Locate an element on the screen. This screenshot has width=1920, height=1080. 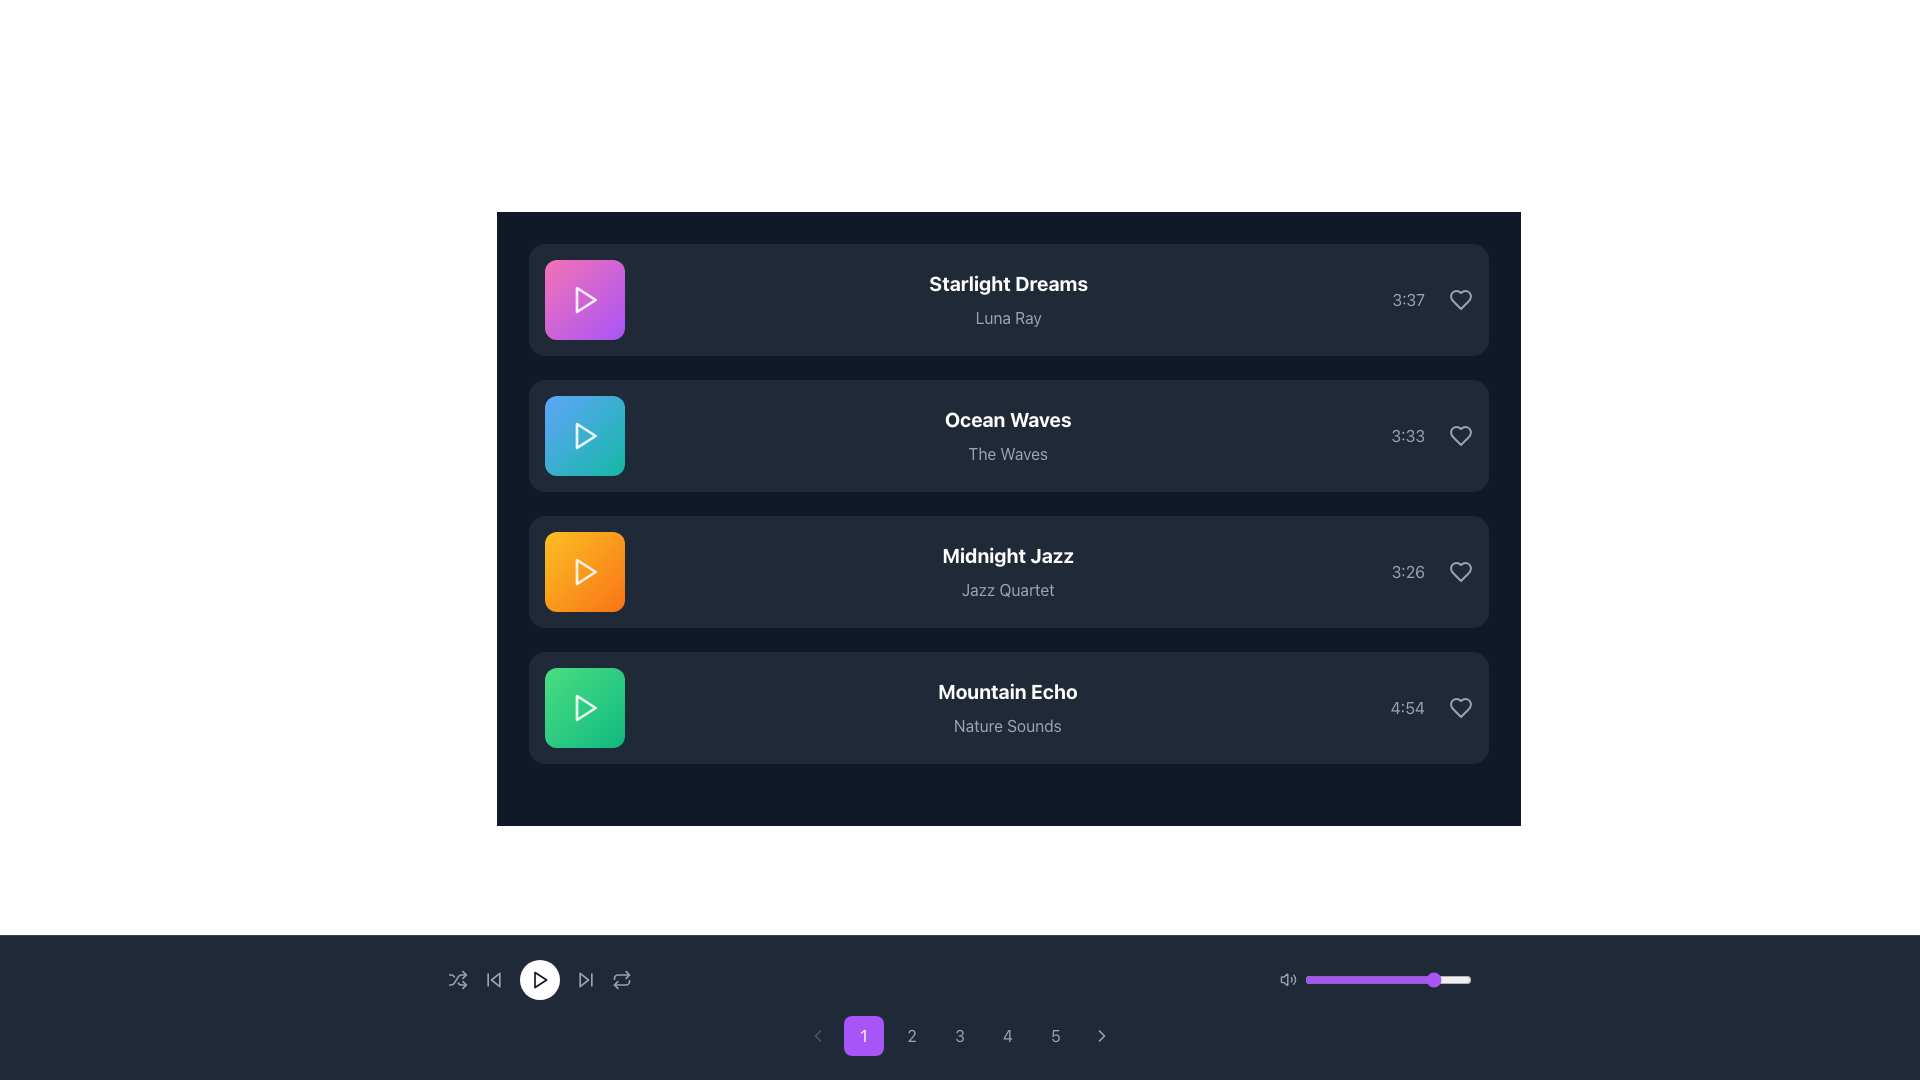
the skip back button located is located at coordinates (494, 978).